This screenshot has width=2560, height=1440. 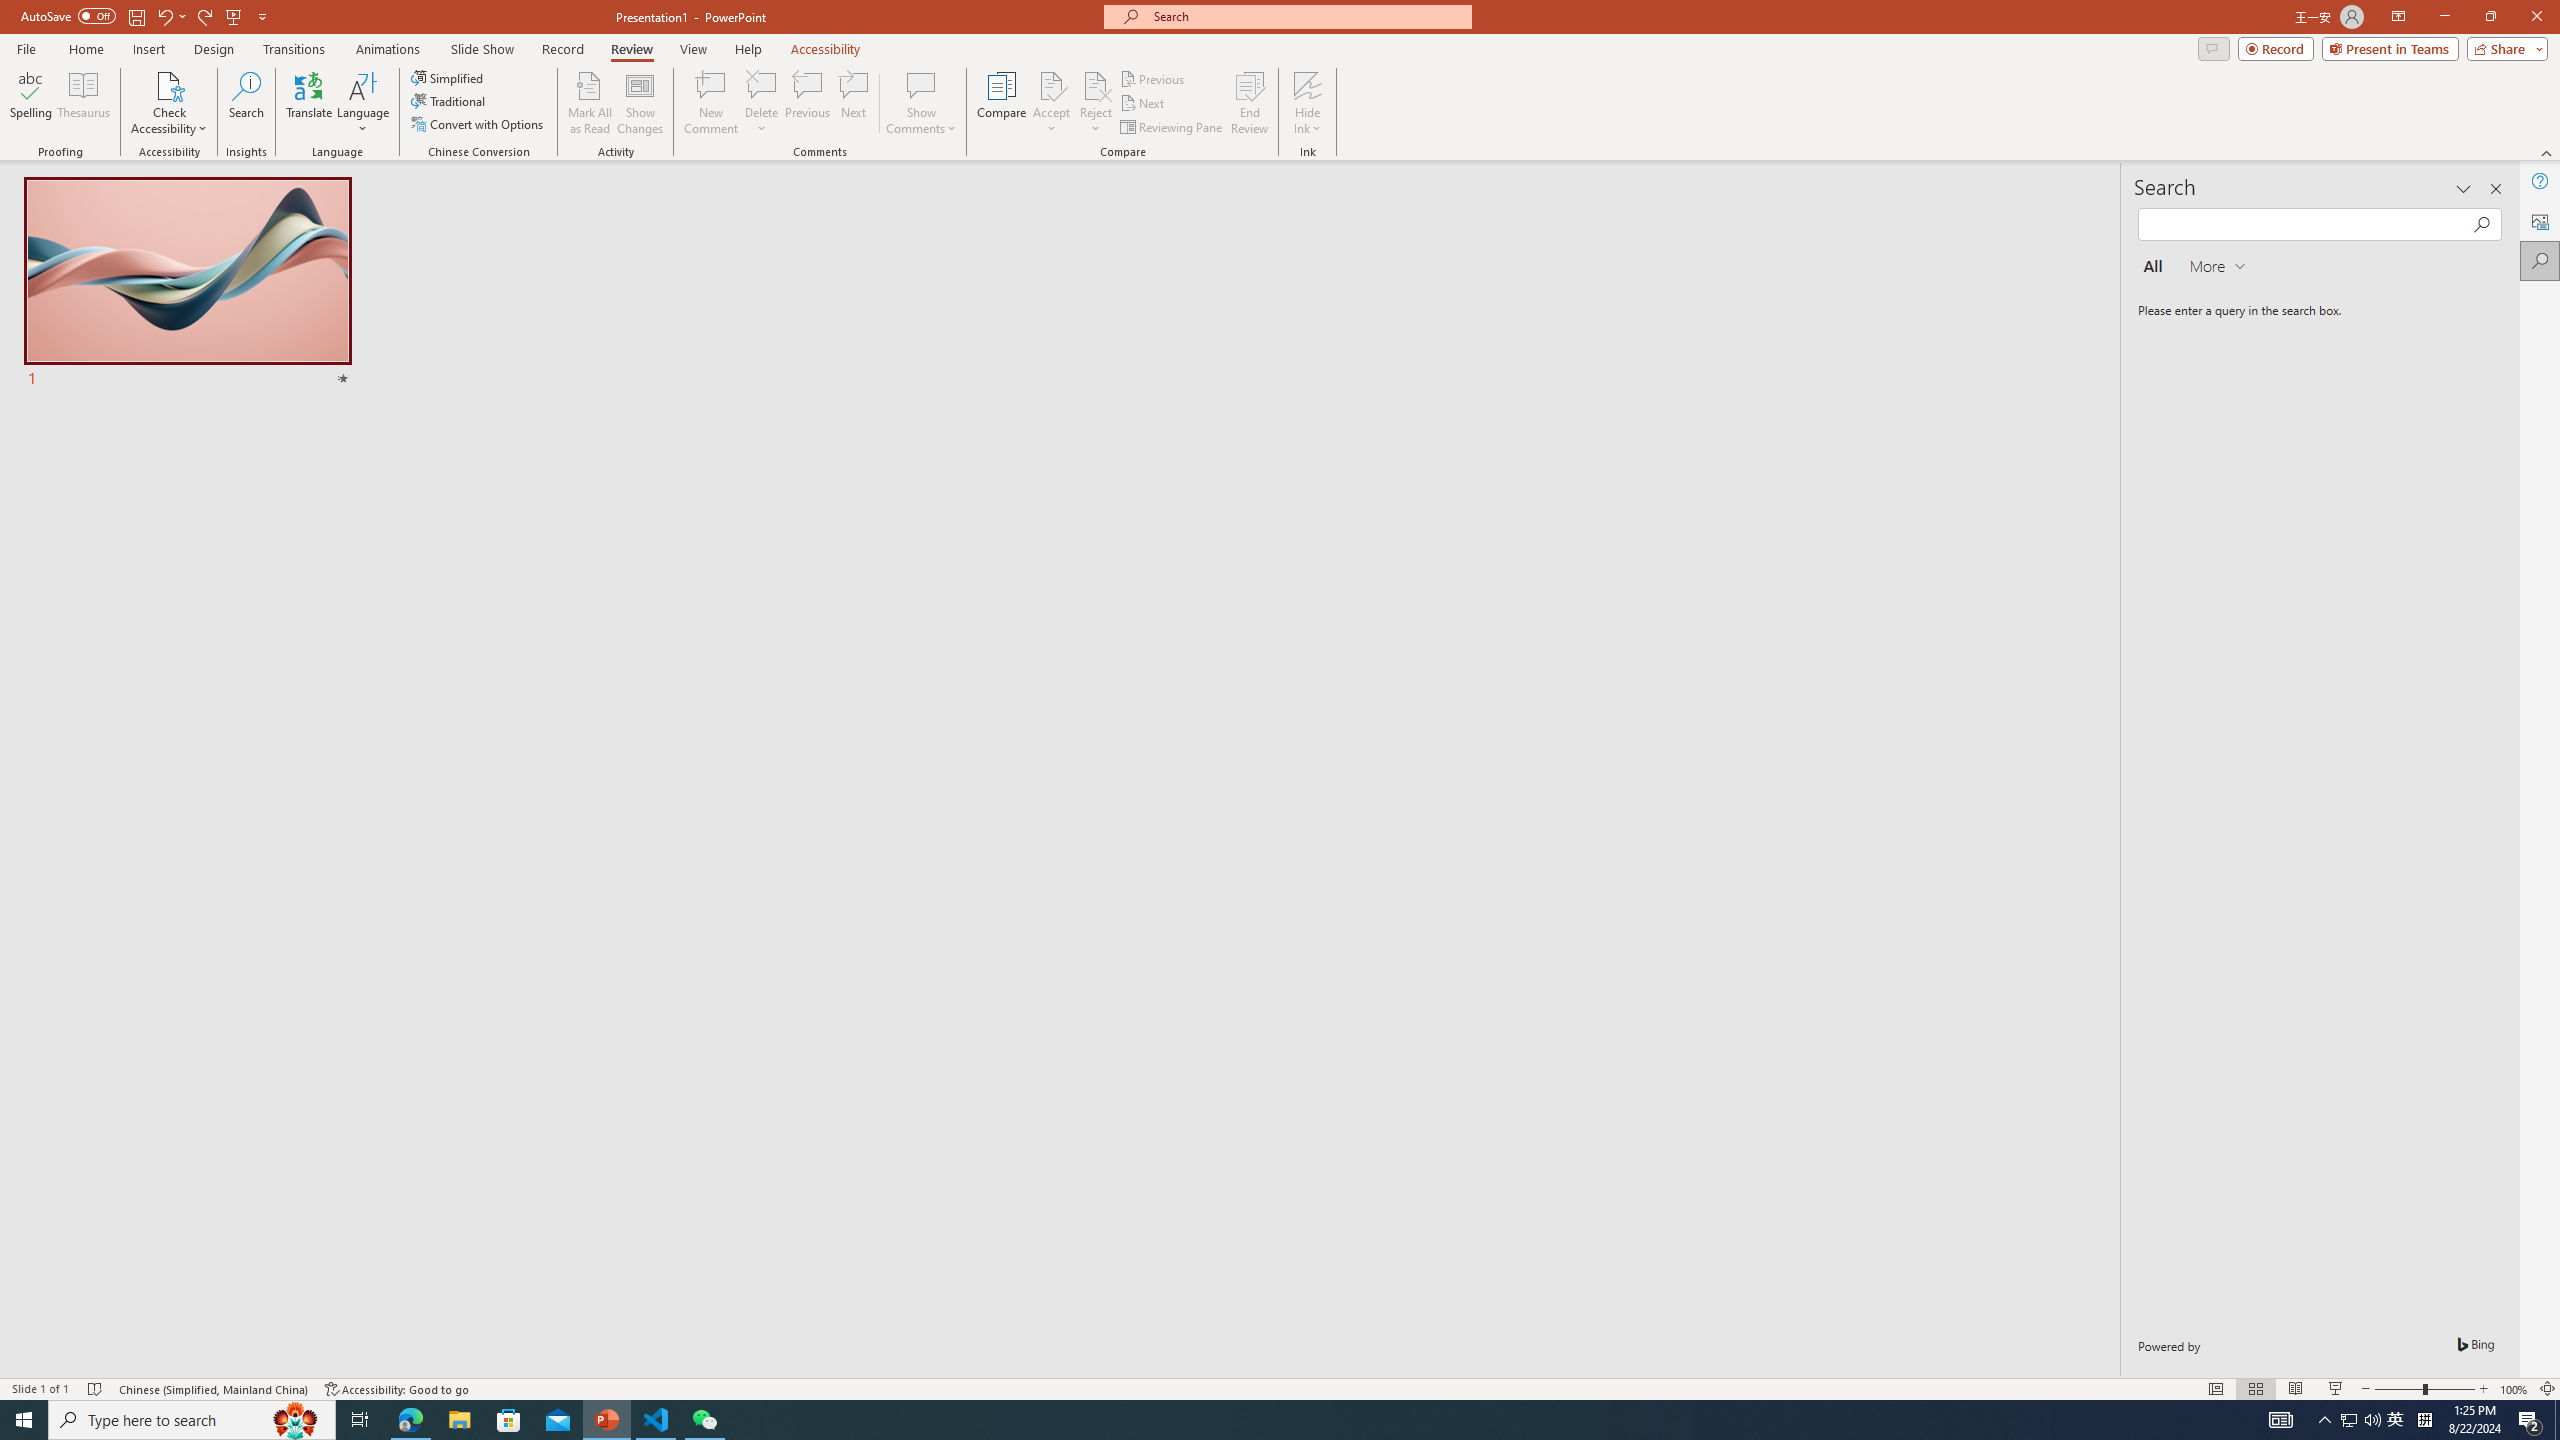 What do you see at coordinates (1171, 127) in the screenshot?
I see `'Reviewing Pane'` at bounding box center [1171, 127].